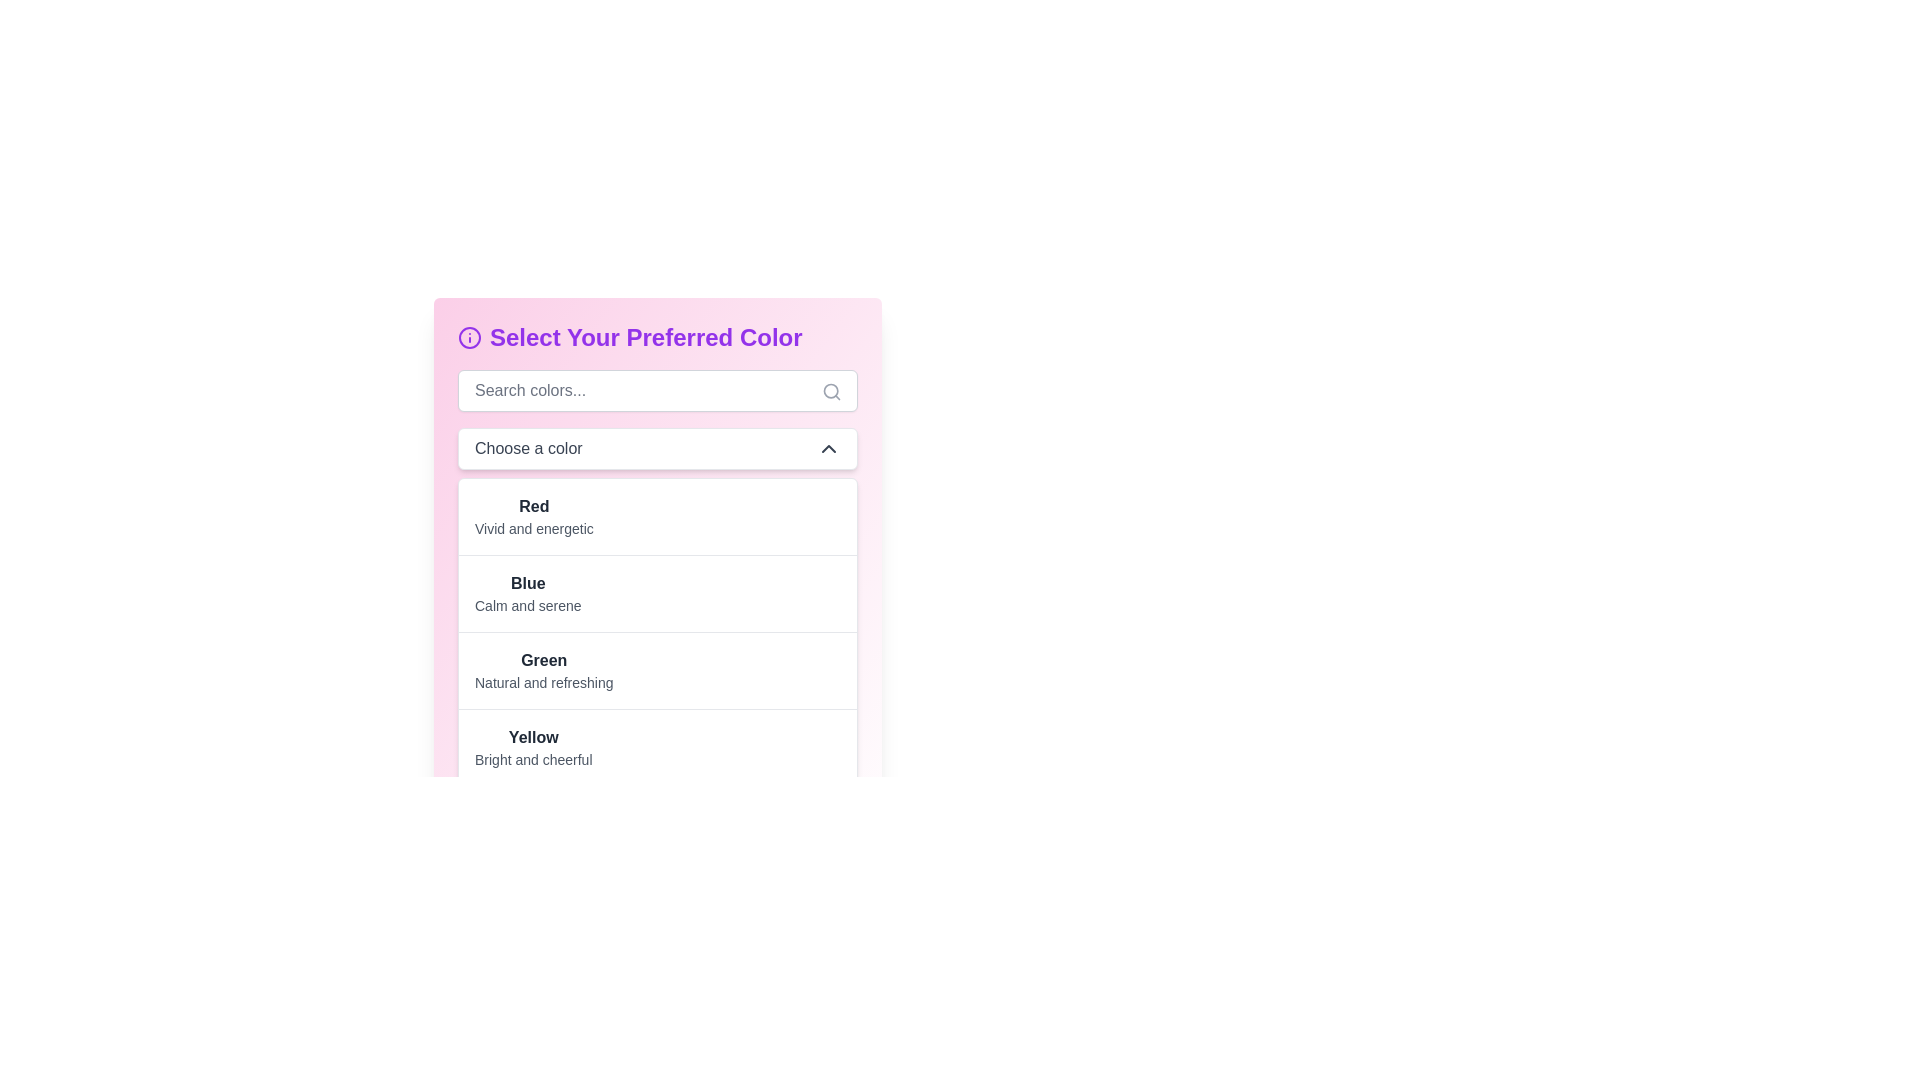 This screenshot has height=1080, width=1920. I want to click on the third list item in the vertical color-themed list, which displays 'Green' and 'Natural and refreshing', so click(657, 670).